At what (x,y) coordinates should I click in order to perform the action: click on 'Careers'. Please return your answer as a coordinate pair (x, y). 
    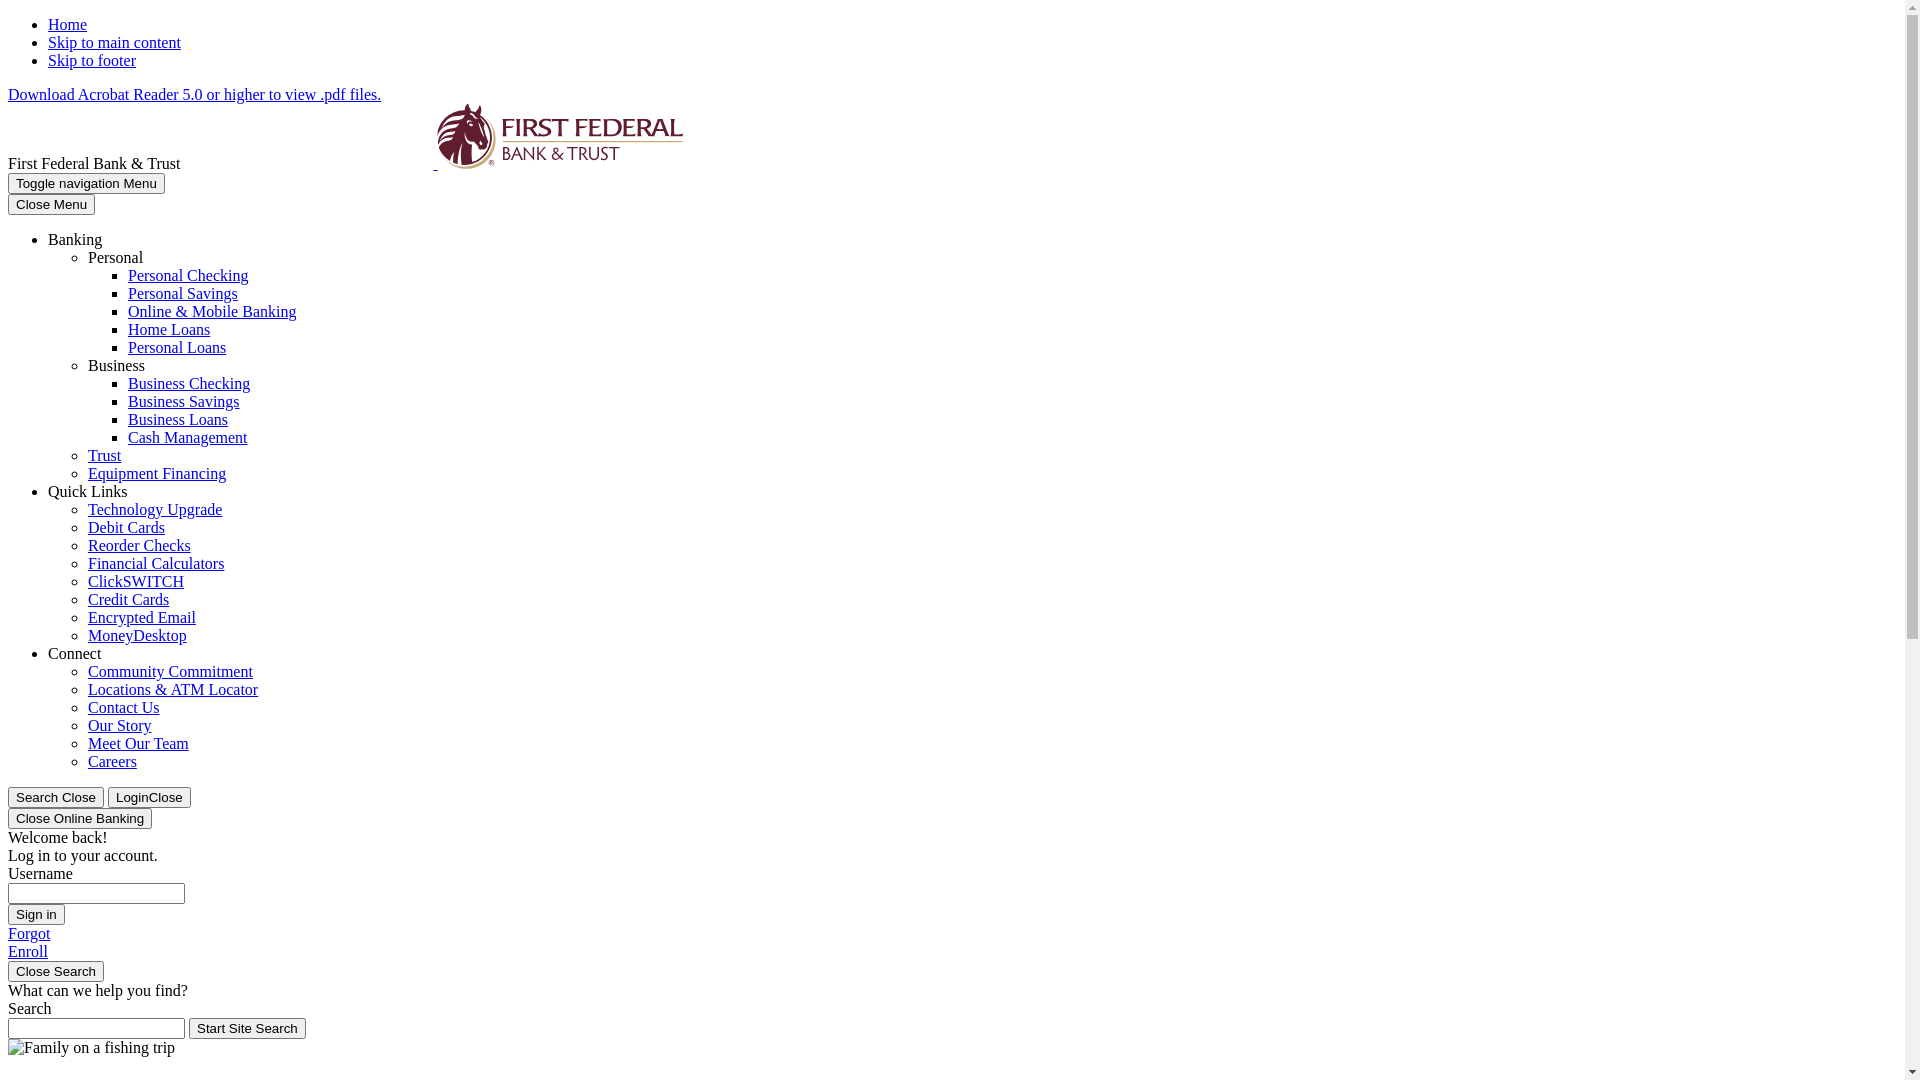
    Looking at the image, I should click on (86, 761).